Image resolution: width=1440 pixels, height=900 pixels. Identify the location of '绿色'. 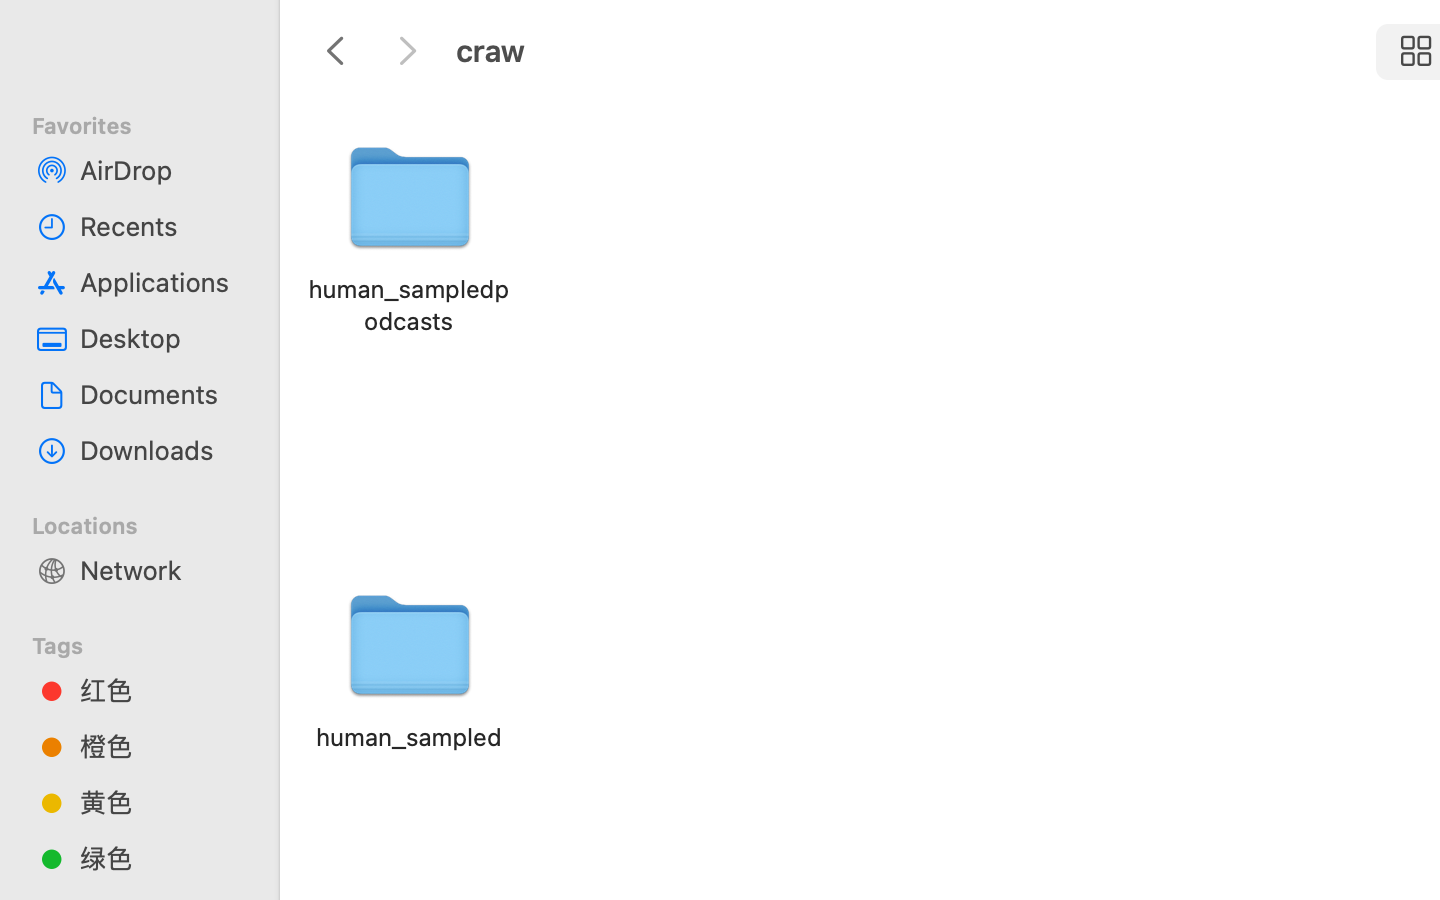
(159, 857).